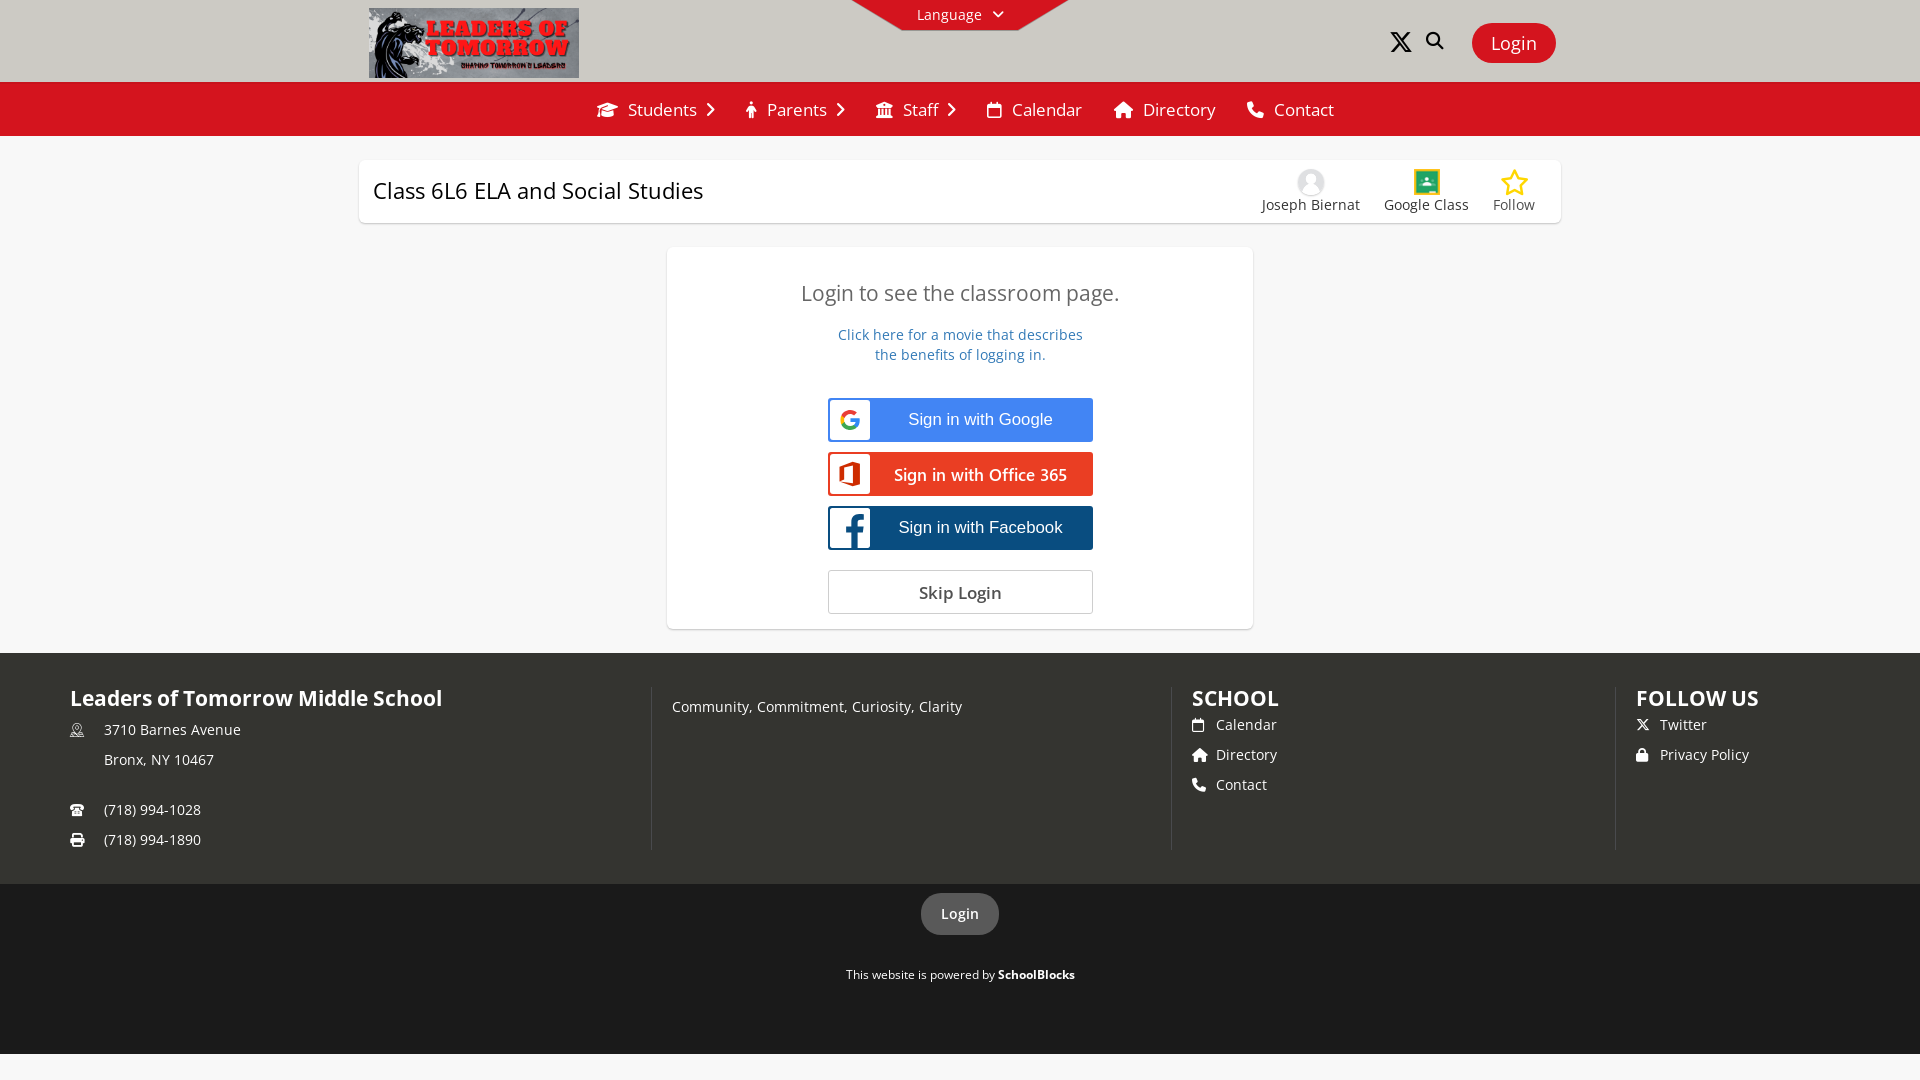 The height and width of the screenshot is (1080, 1920). I want to click on 'Staff', so click(915, 110).